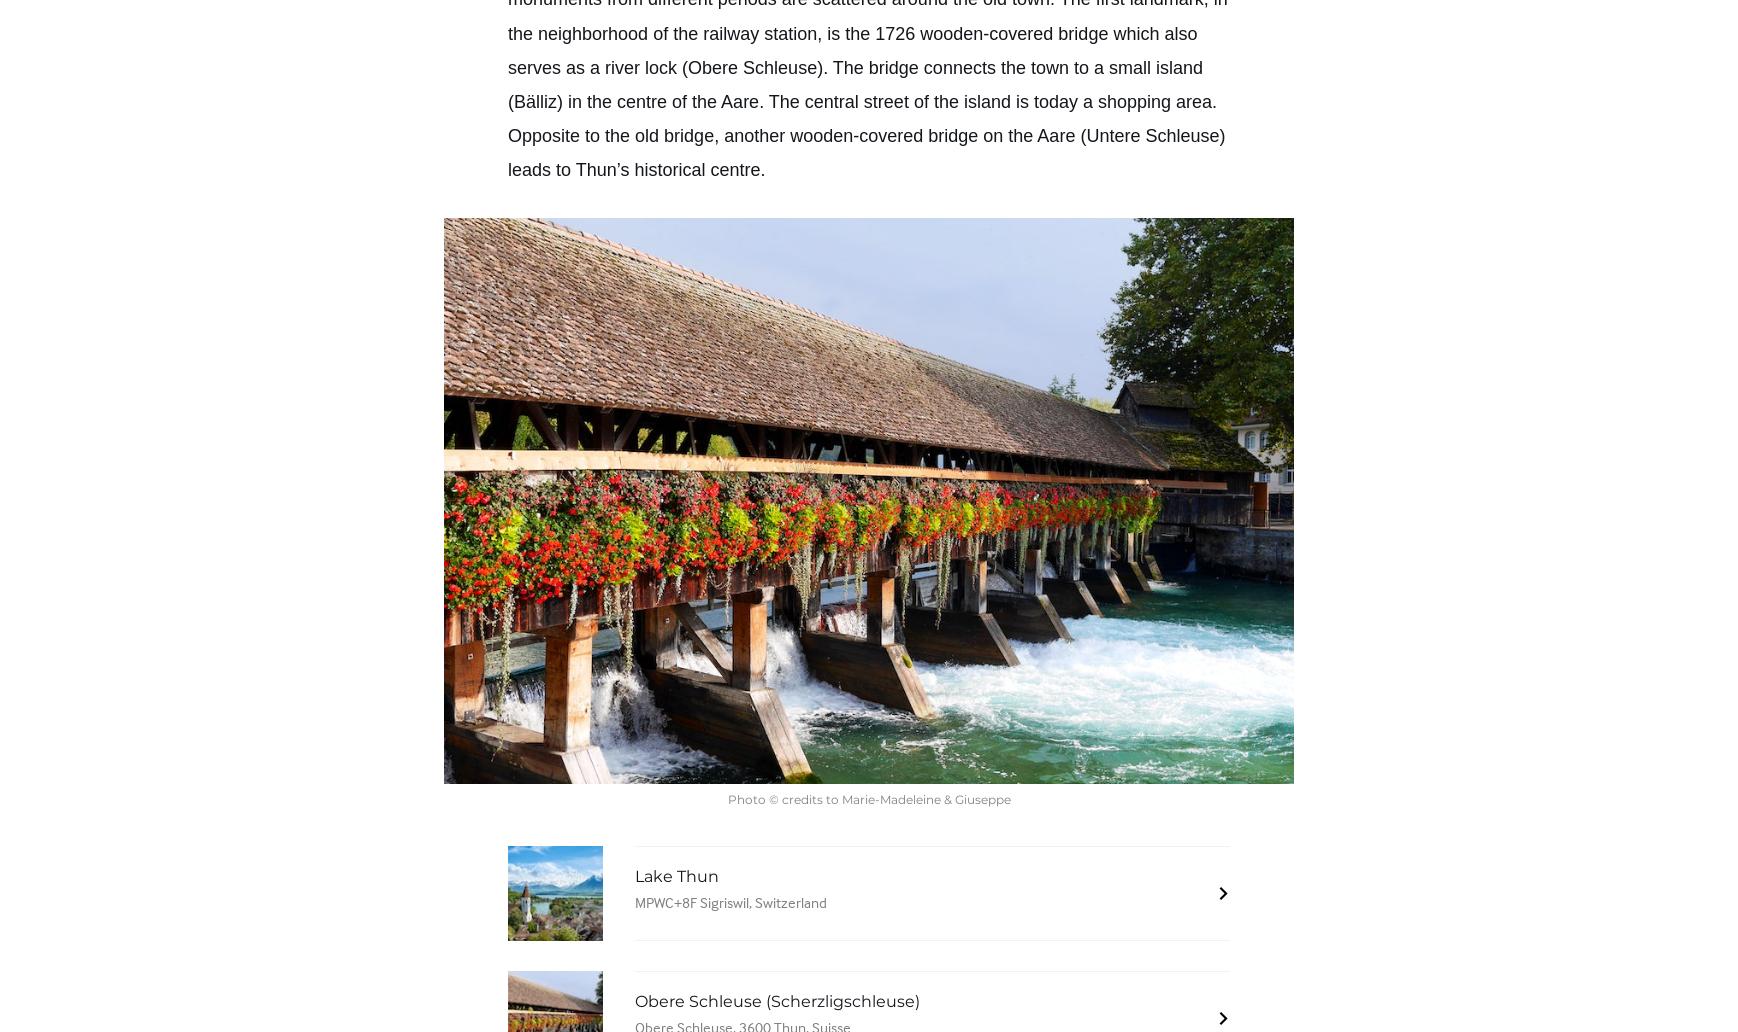 Image resolution: width=1738 pixels, height=1032 pixels. I want to click on 'Obere Schleuse (Scherzligschleuse)', so click(777, 1000).